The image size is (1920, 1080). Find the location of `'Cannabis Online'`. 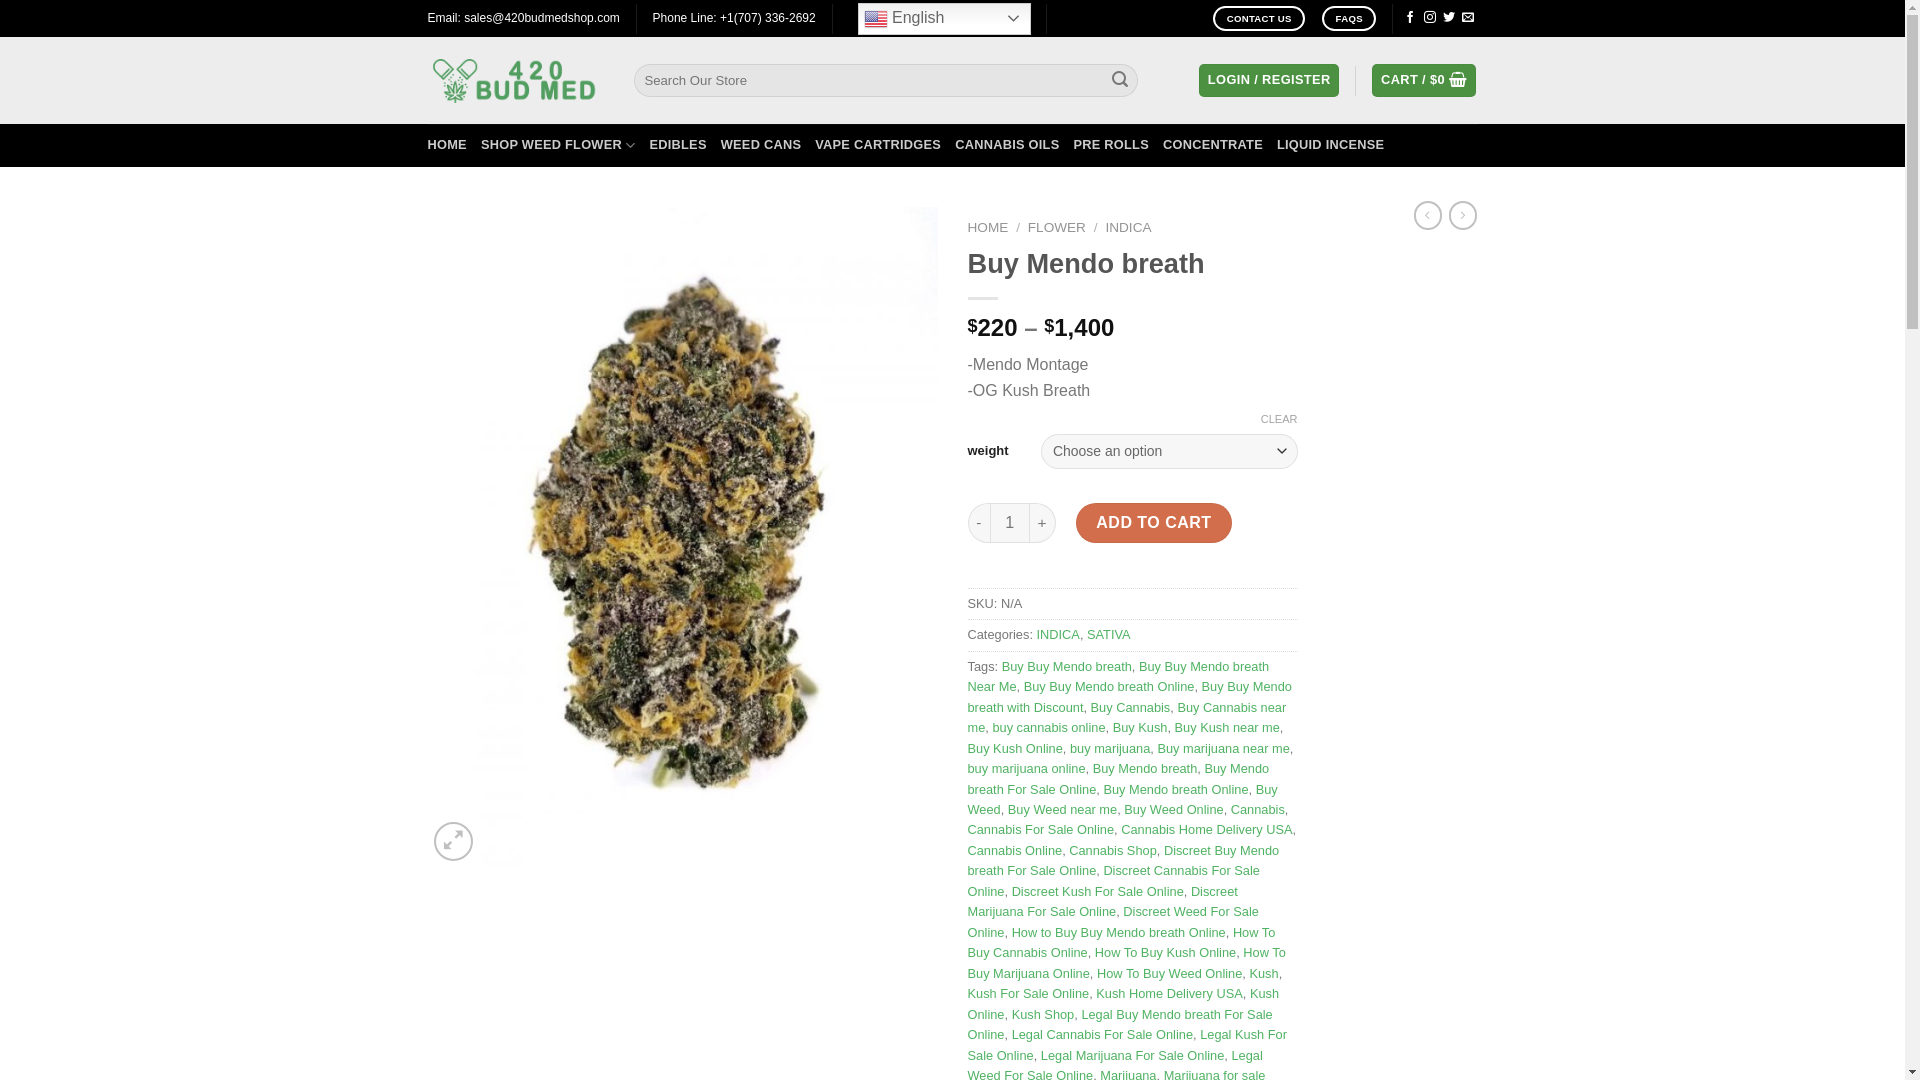

'Cannabis Online' is located at coordinates (1015, 850).